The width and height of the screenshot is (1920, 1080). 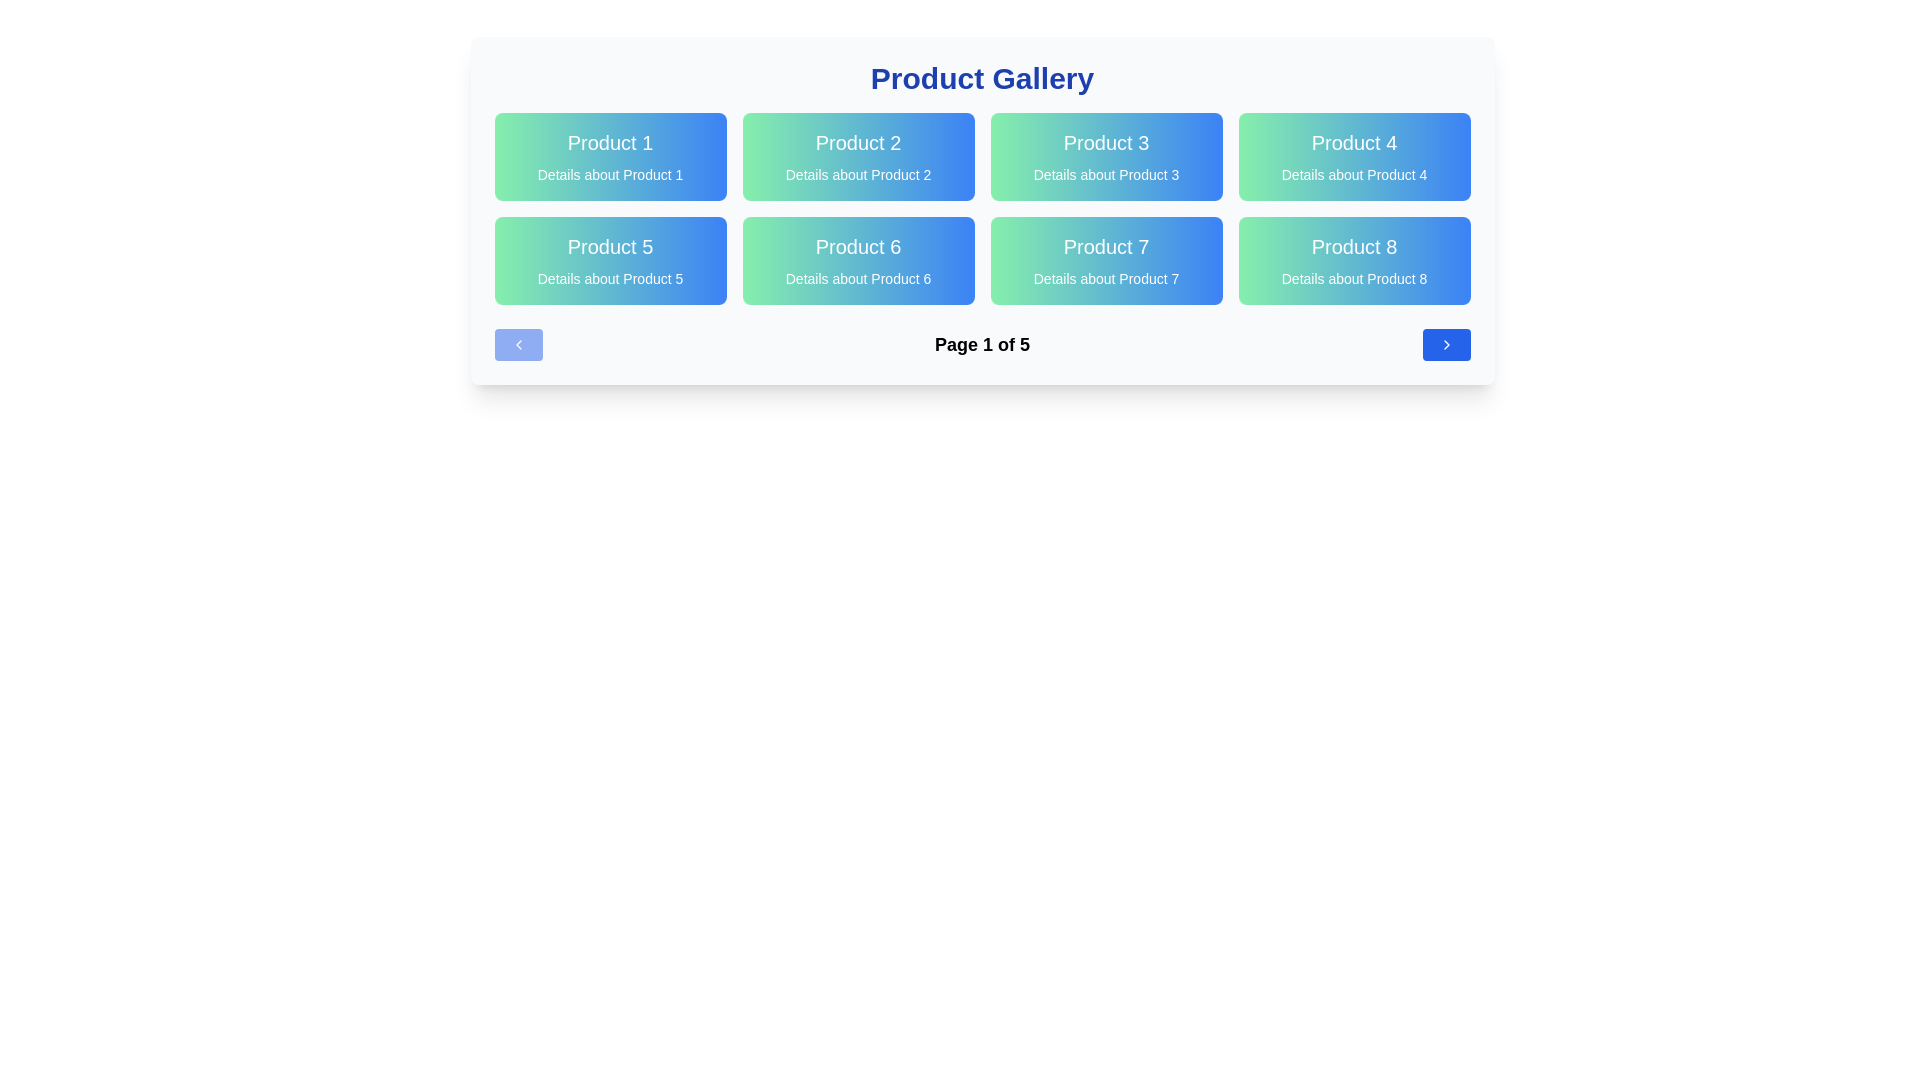 I want to click on the text label displaying 'Details about Product 5', which is styled in white against a gradient background, located below the title 'Product 5' in the second row's first card of the product grid, so click(x=609, y=278).